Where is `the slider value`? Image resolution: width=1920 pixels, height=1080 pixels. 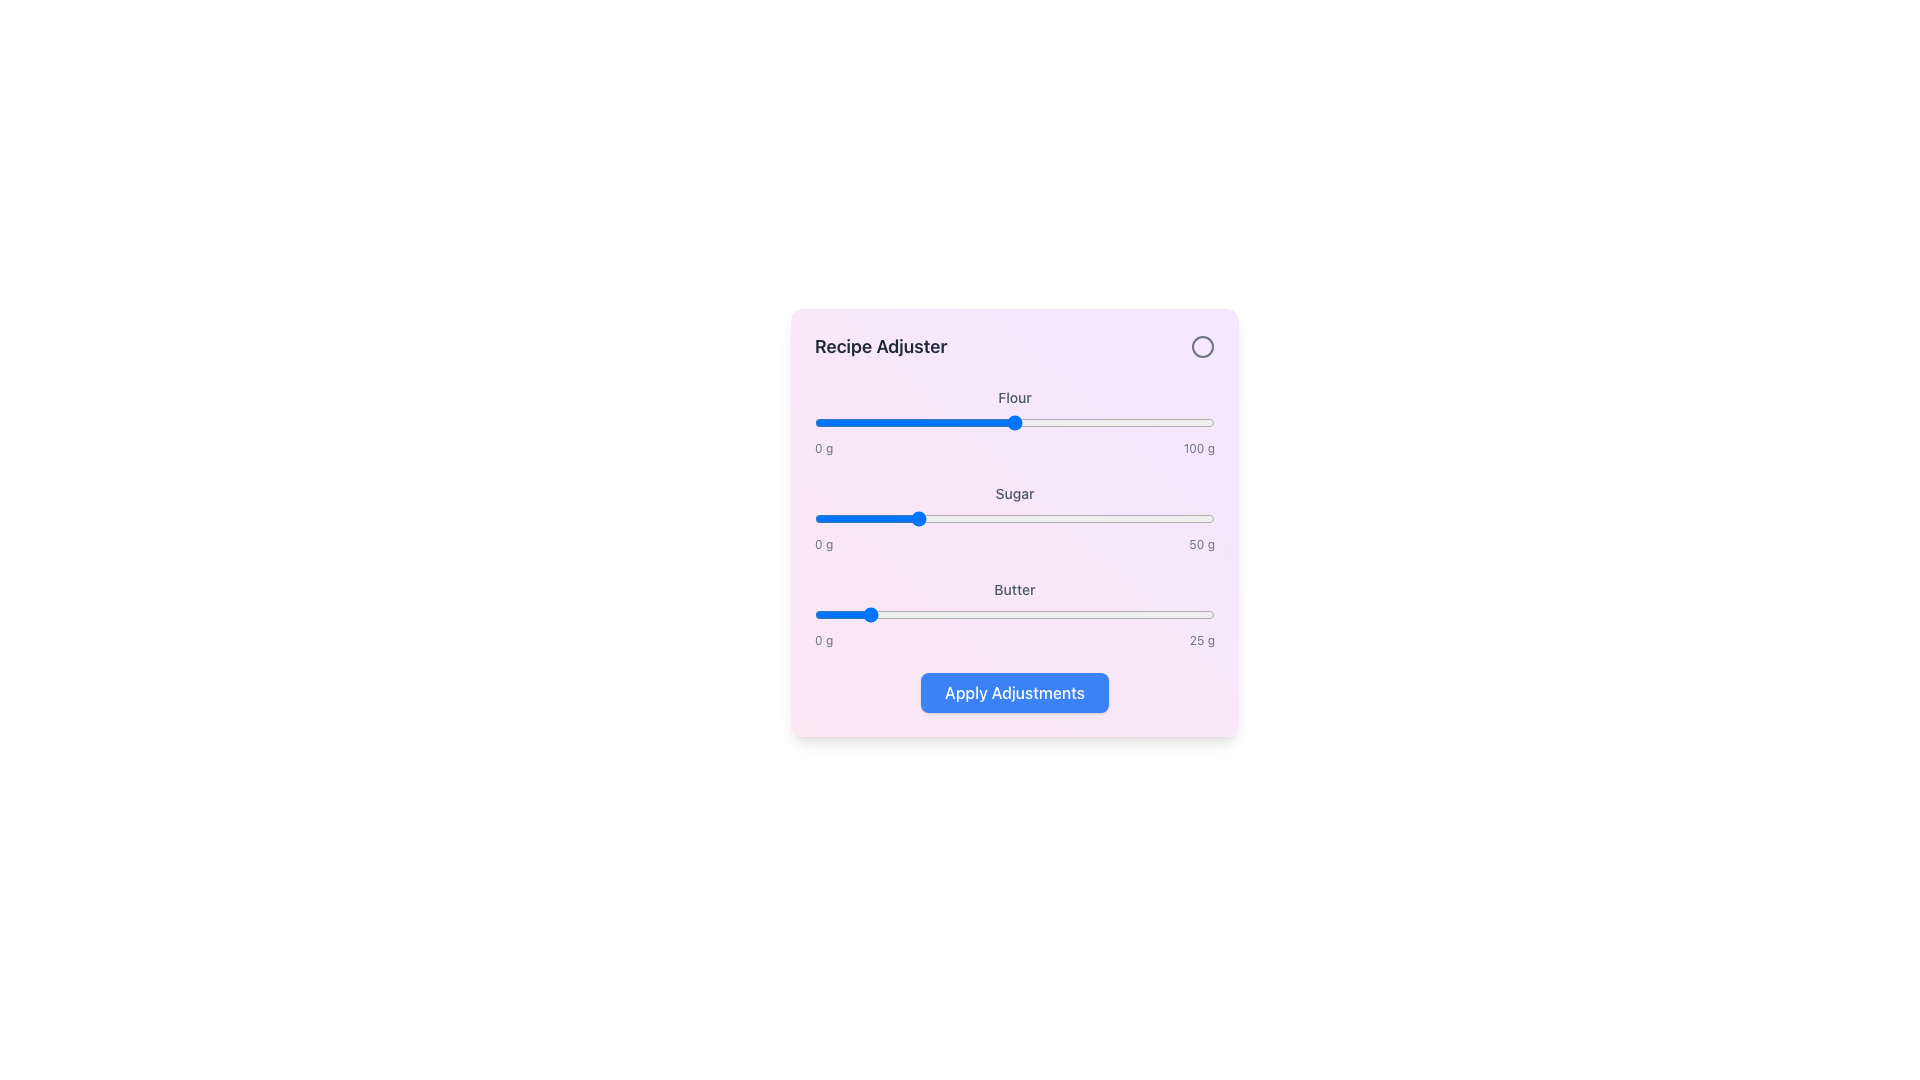
the slider value is located at coordinates (1156, 422).